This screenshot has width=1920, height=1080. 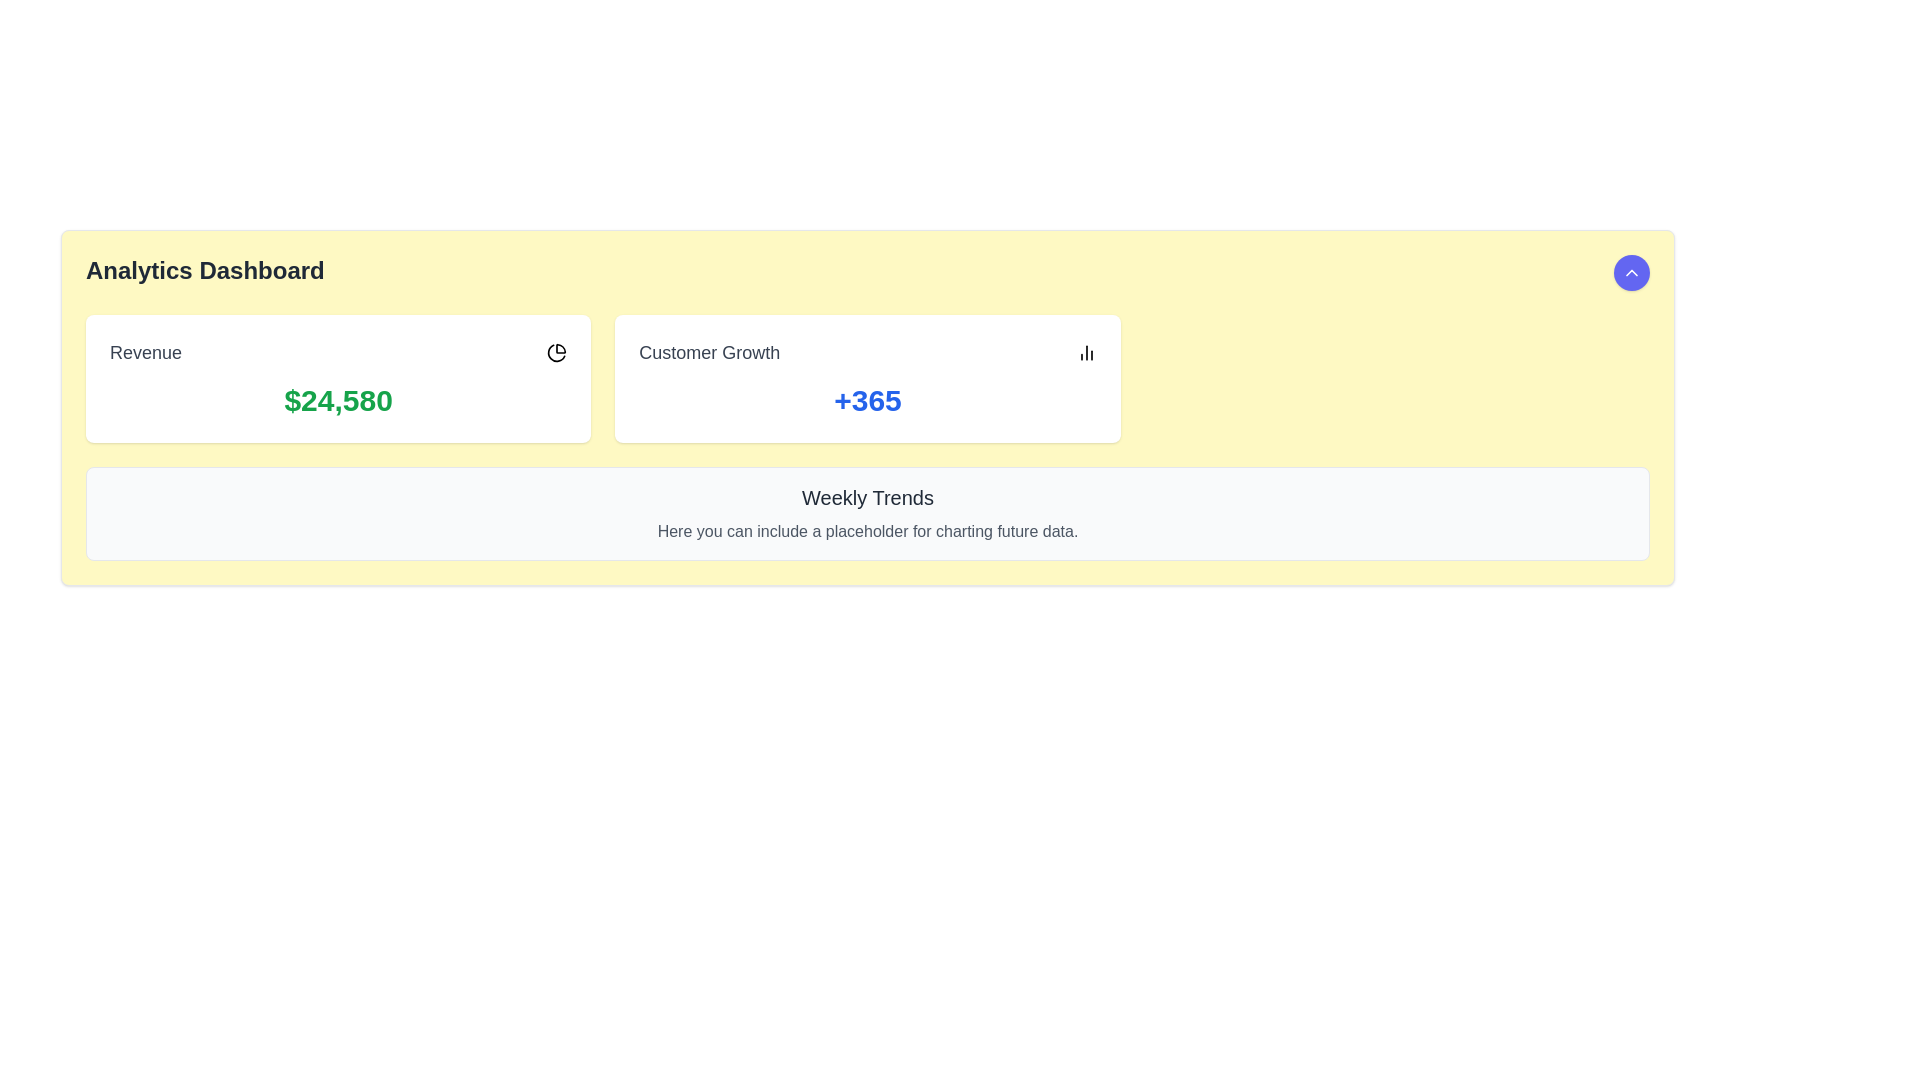 What do you see at coordinates (145, 352) in the screenshot?
I see `the 'Revenue' text label displayed in bold, gray font within a light yellow panel, positioned at the top-left corner of its card` at bounding box center [145, 352].